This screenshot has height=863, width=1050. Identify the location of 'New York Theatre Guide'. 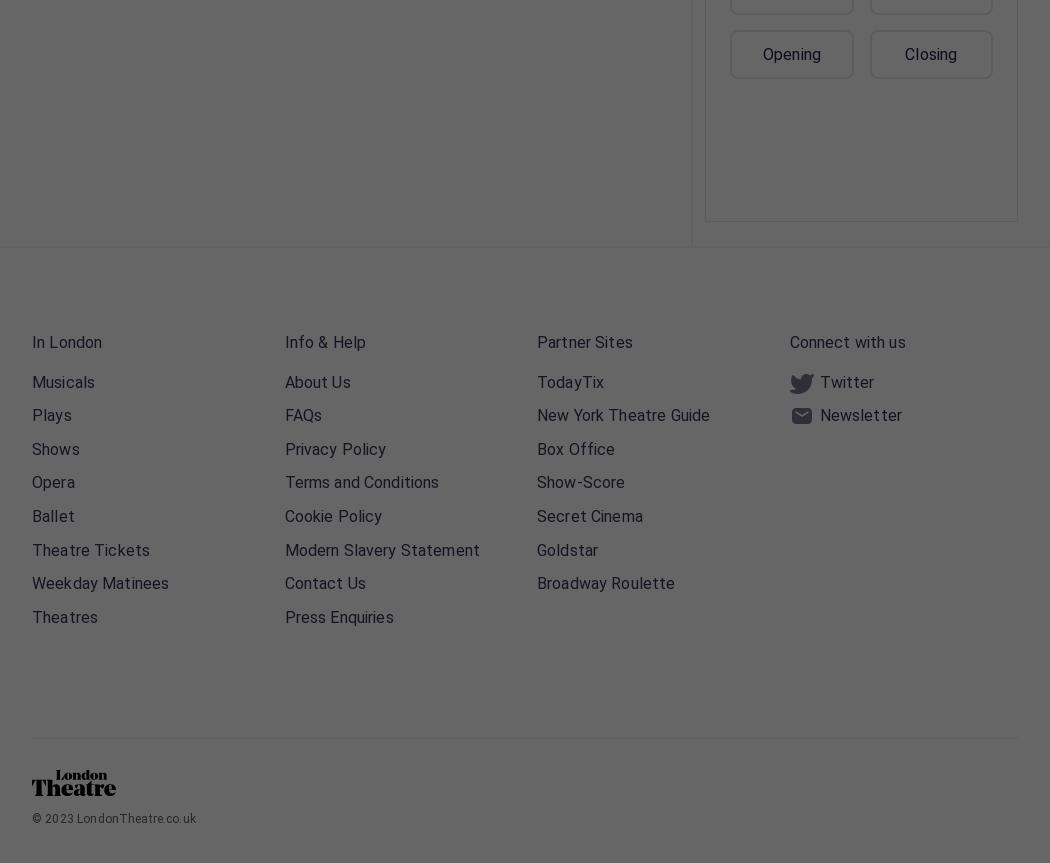
(623, 415).